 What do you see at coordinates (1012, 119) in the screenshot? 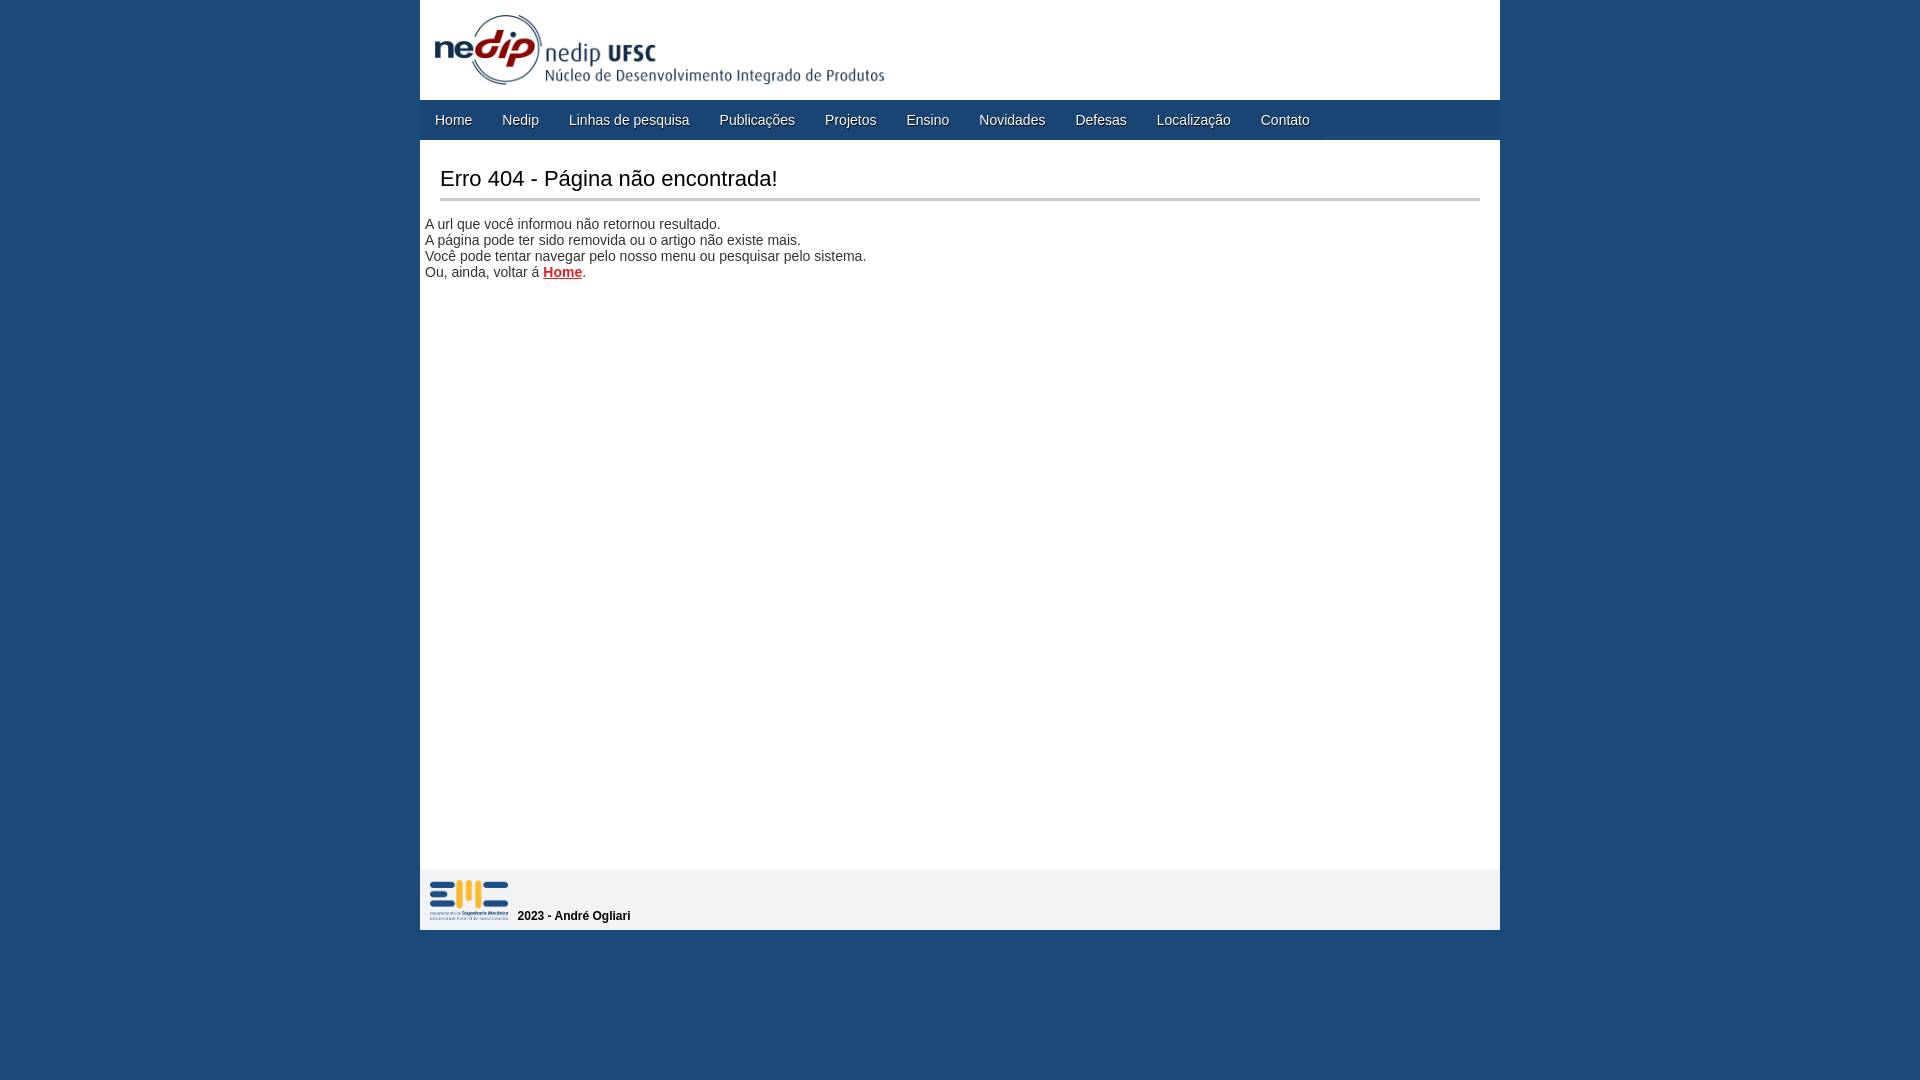
I see `'Novidades'` at bounding box center [1012, 119].